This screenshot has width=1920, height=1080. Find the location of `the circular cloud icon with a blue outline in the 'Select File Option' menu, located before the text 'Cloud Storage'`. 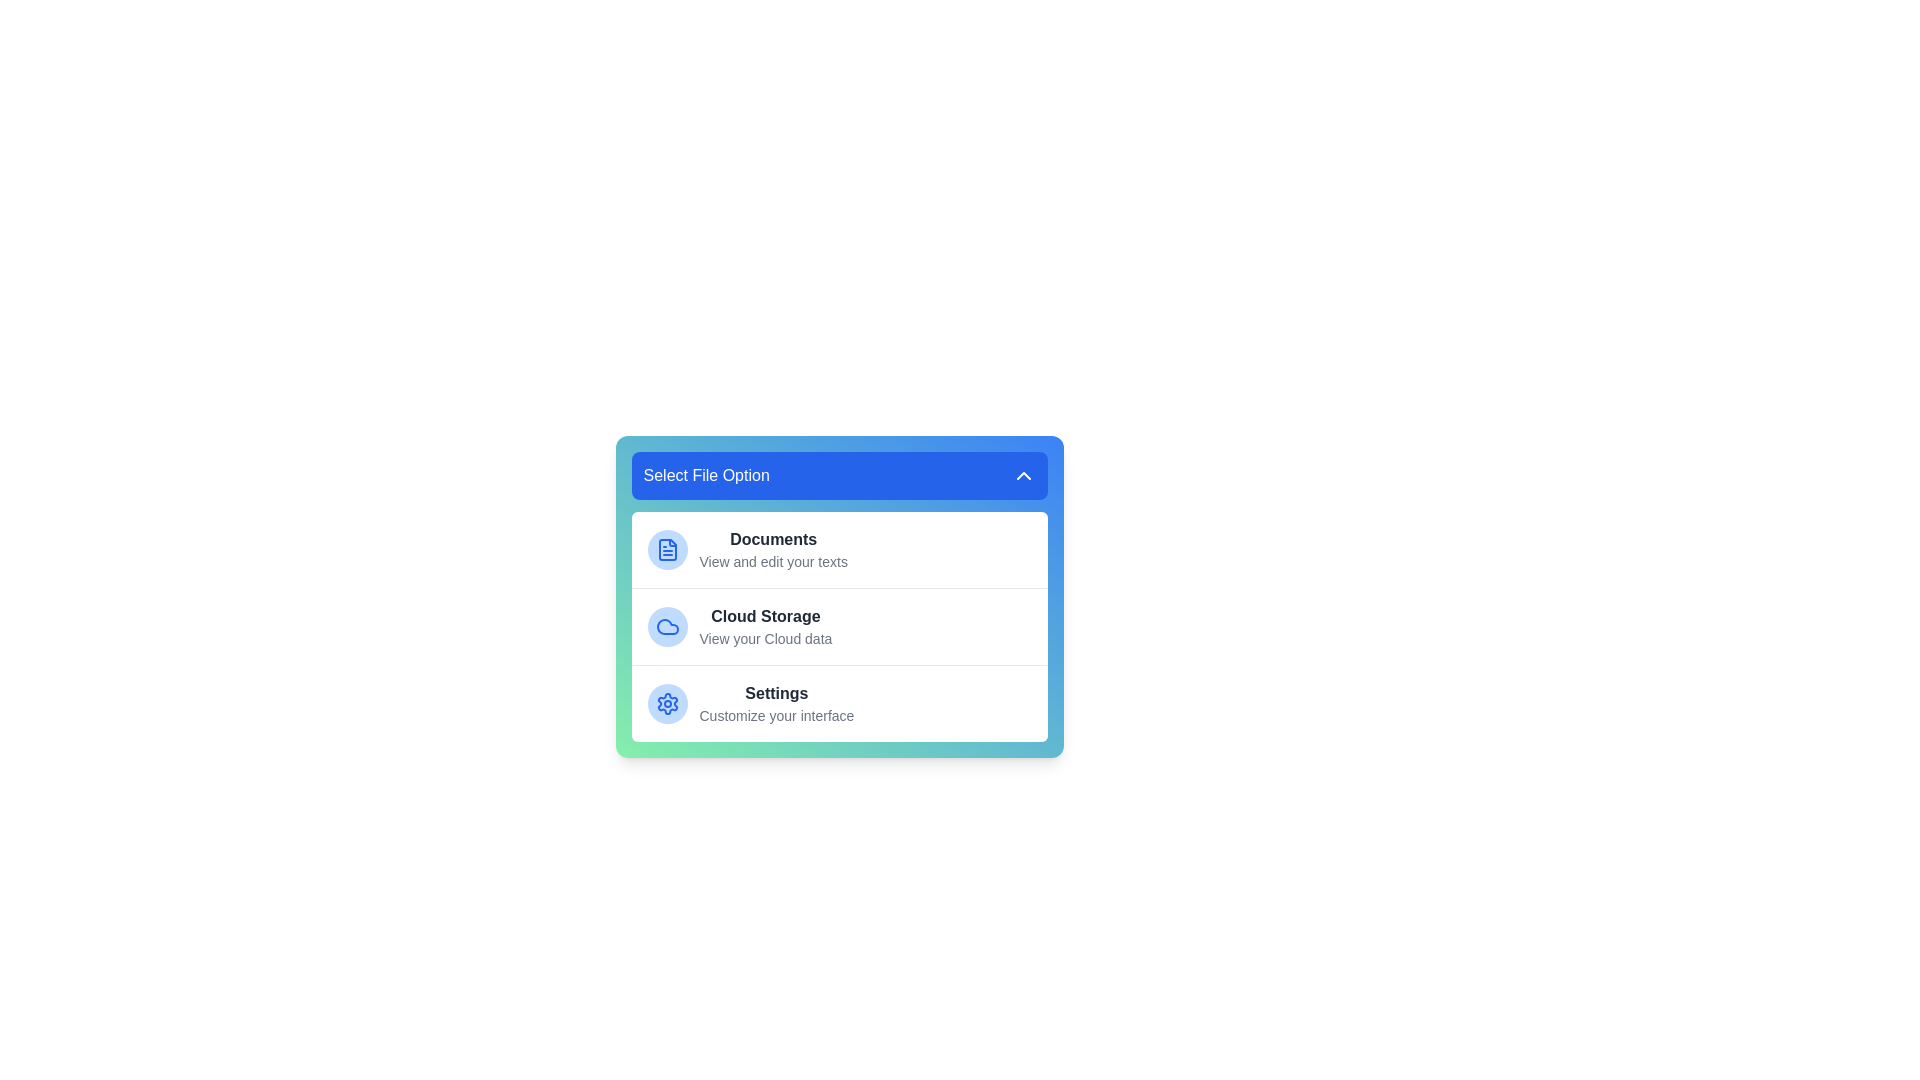

the circular cloud icon with a blue outline in the 'Select File Option' menu, located before the text 'Cloud Storage' is located at coordinates (667, 626).